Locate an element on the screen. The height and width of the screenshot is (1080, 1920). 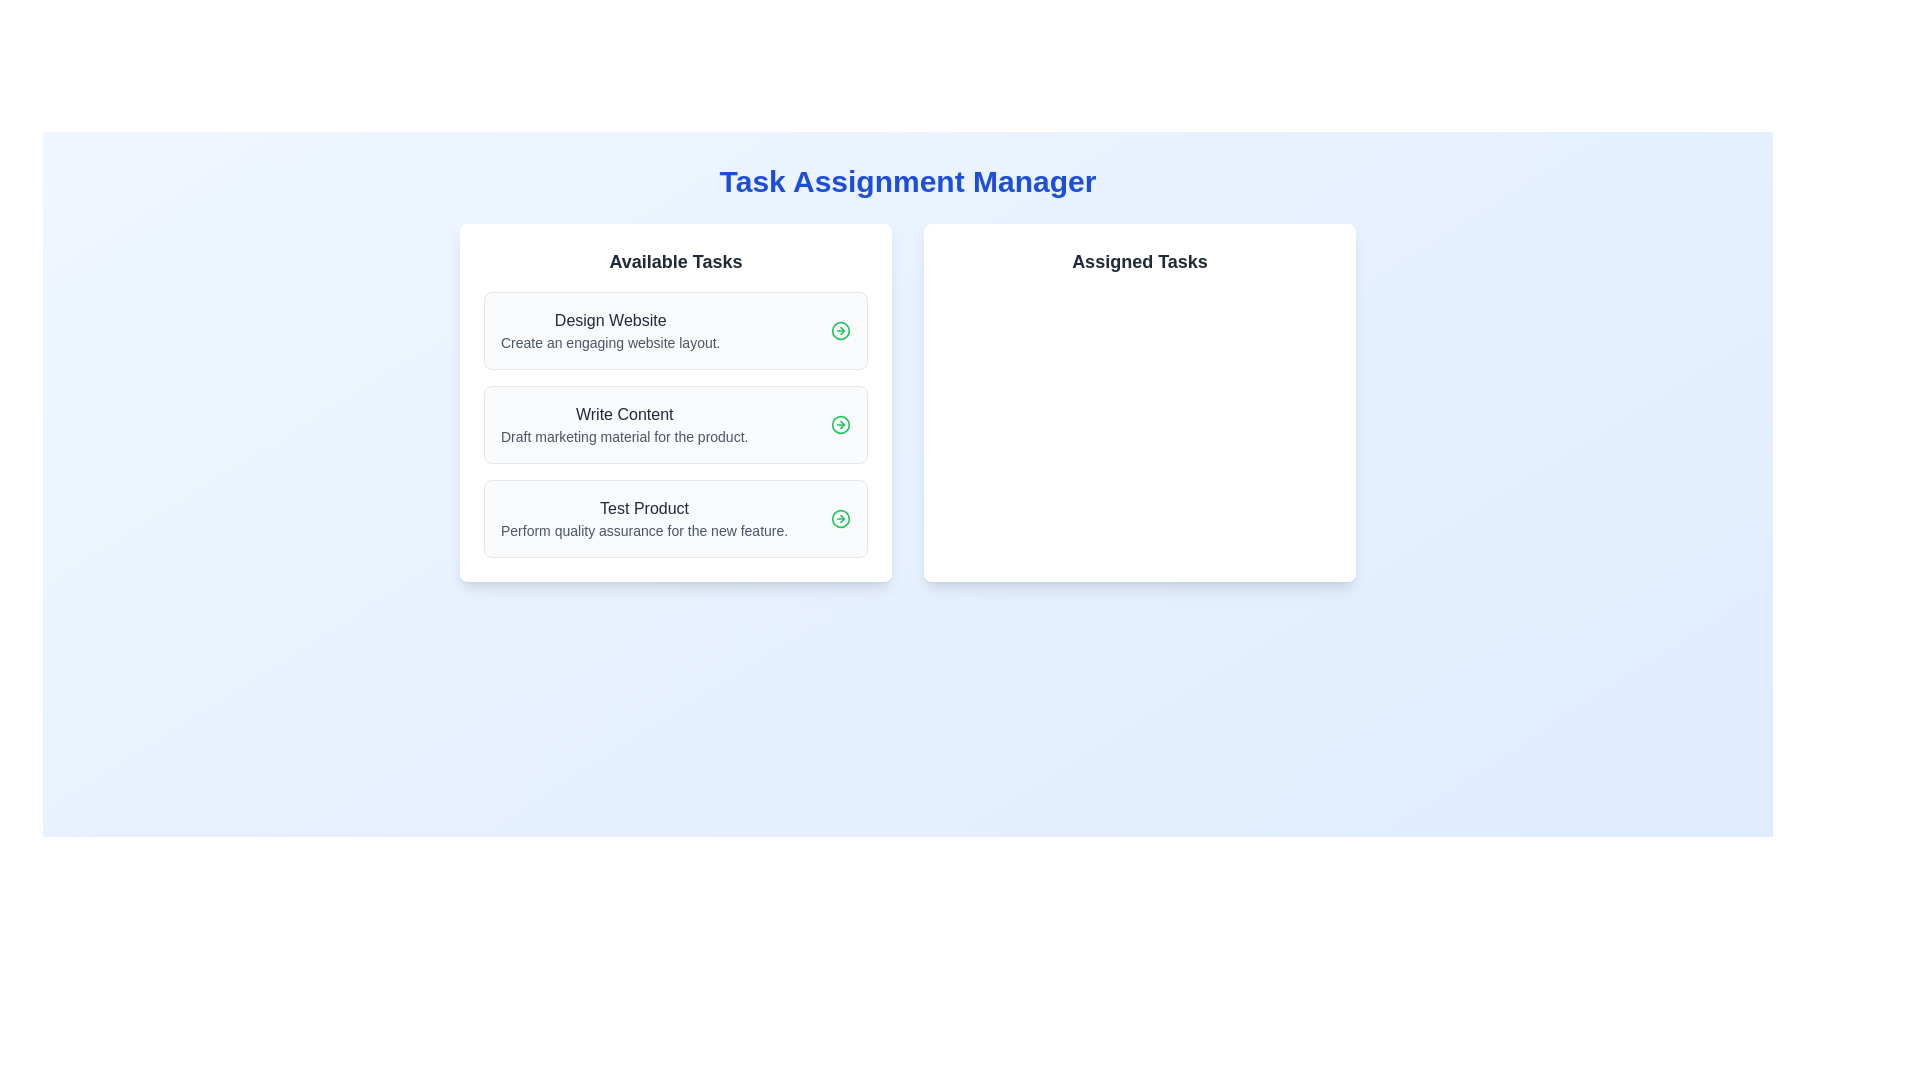
the text label that displays the header 'Design Website' and the secondary text 'Create an engaging website layout.' which is located in the uppermost task box under 'Available Tasks.' is located at coordinates (609, 330).